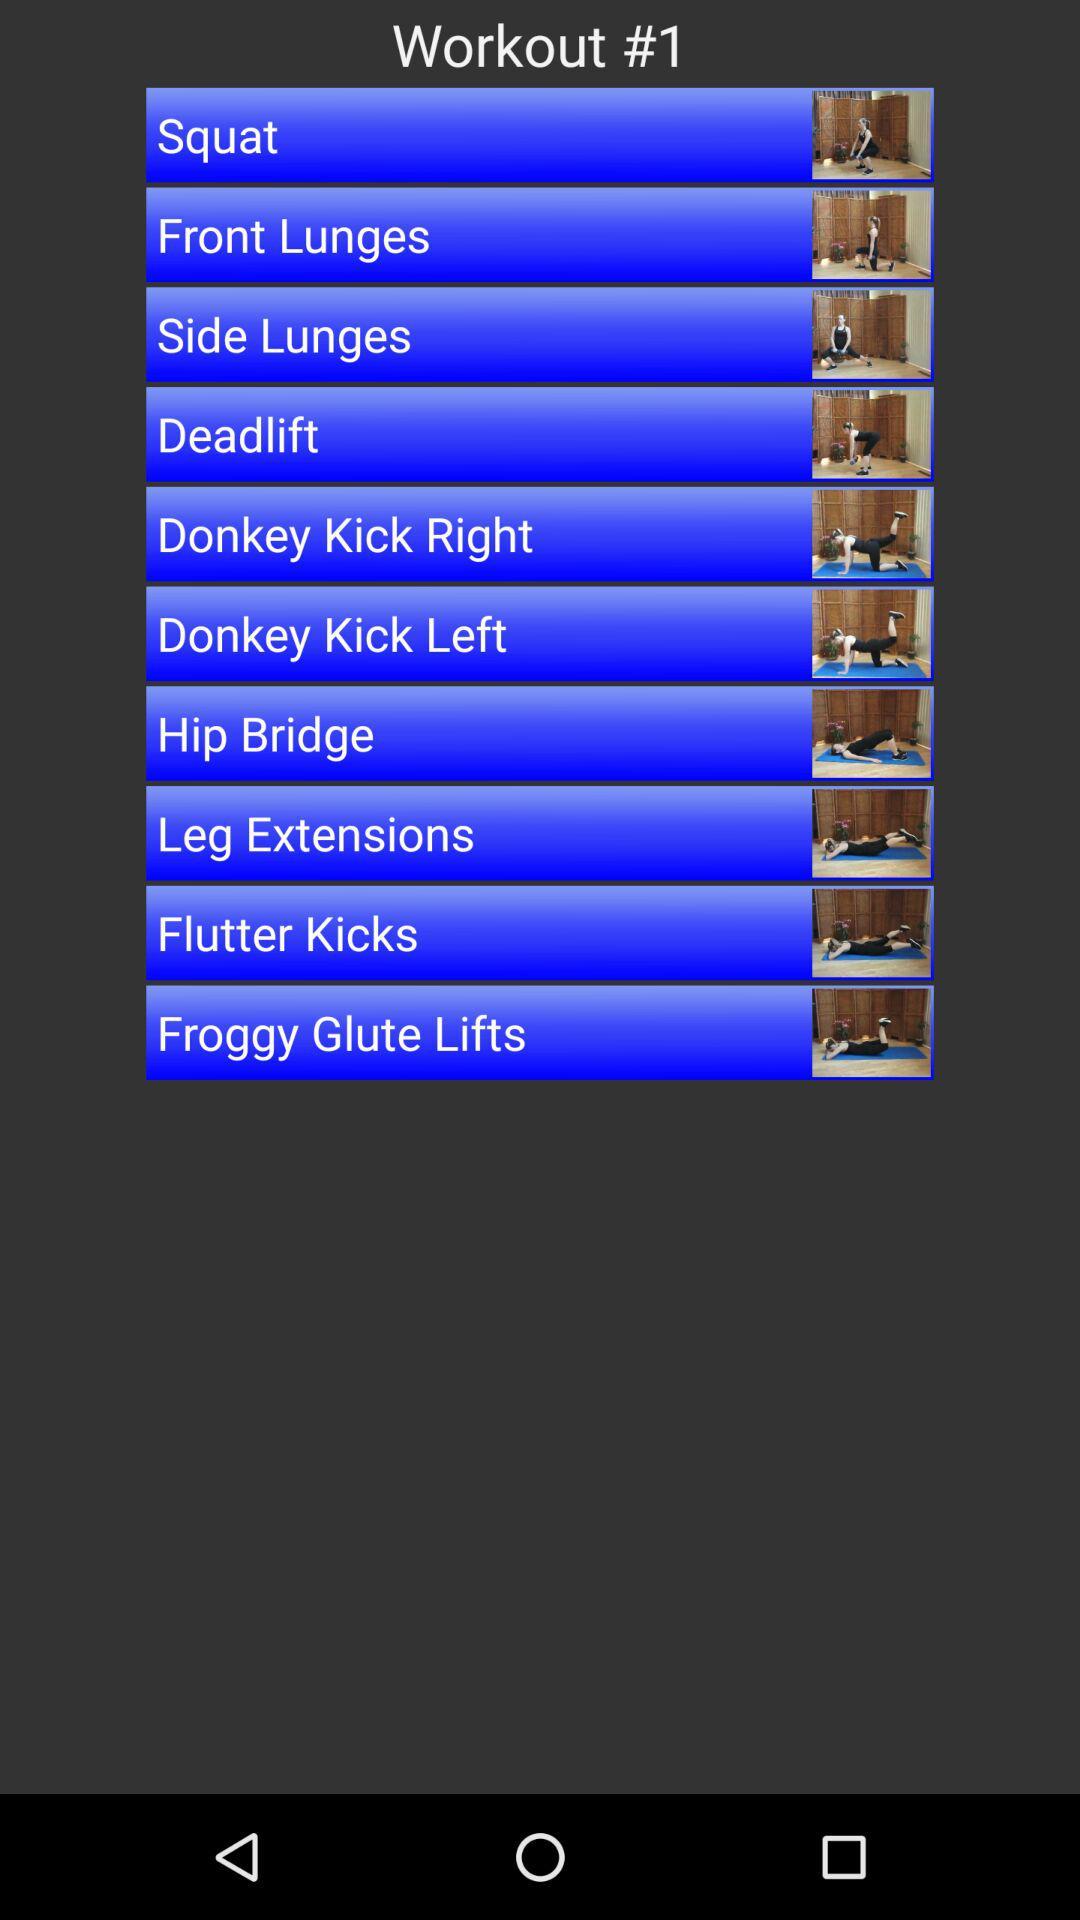 The width and height of the screenshot is (1080, 1920). What do you see at coordinates (540, 433) in the screenshot?
I see `the deadlift` at bounding box center [540, 433].